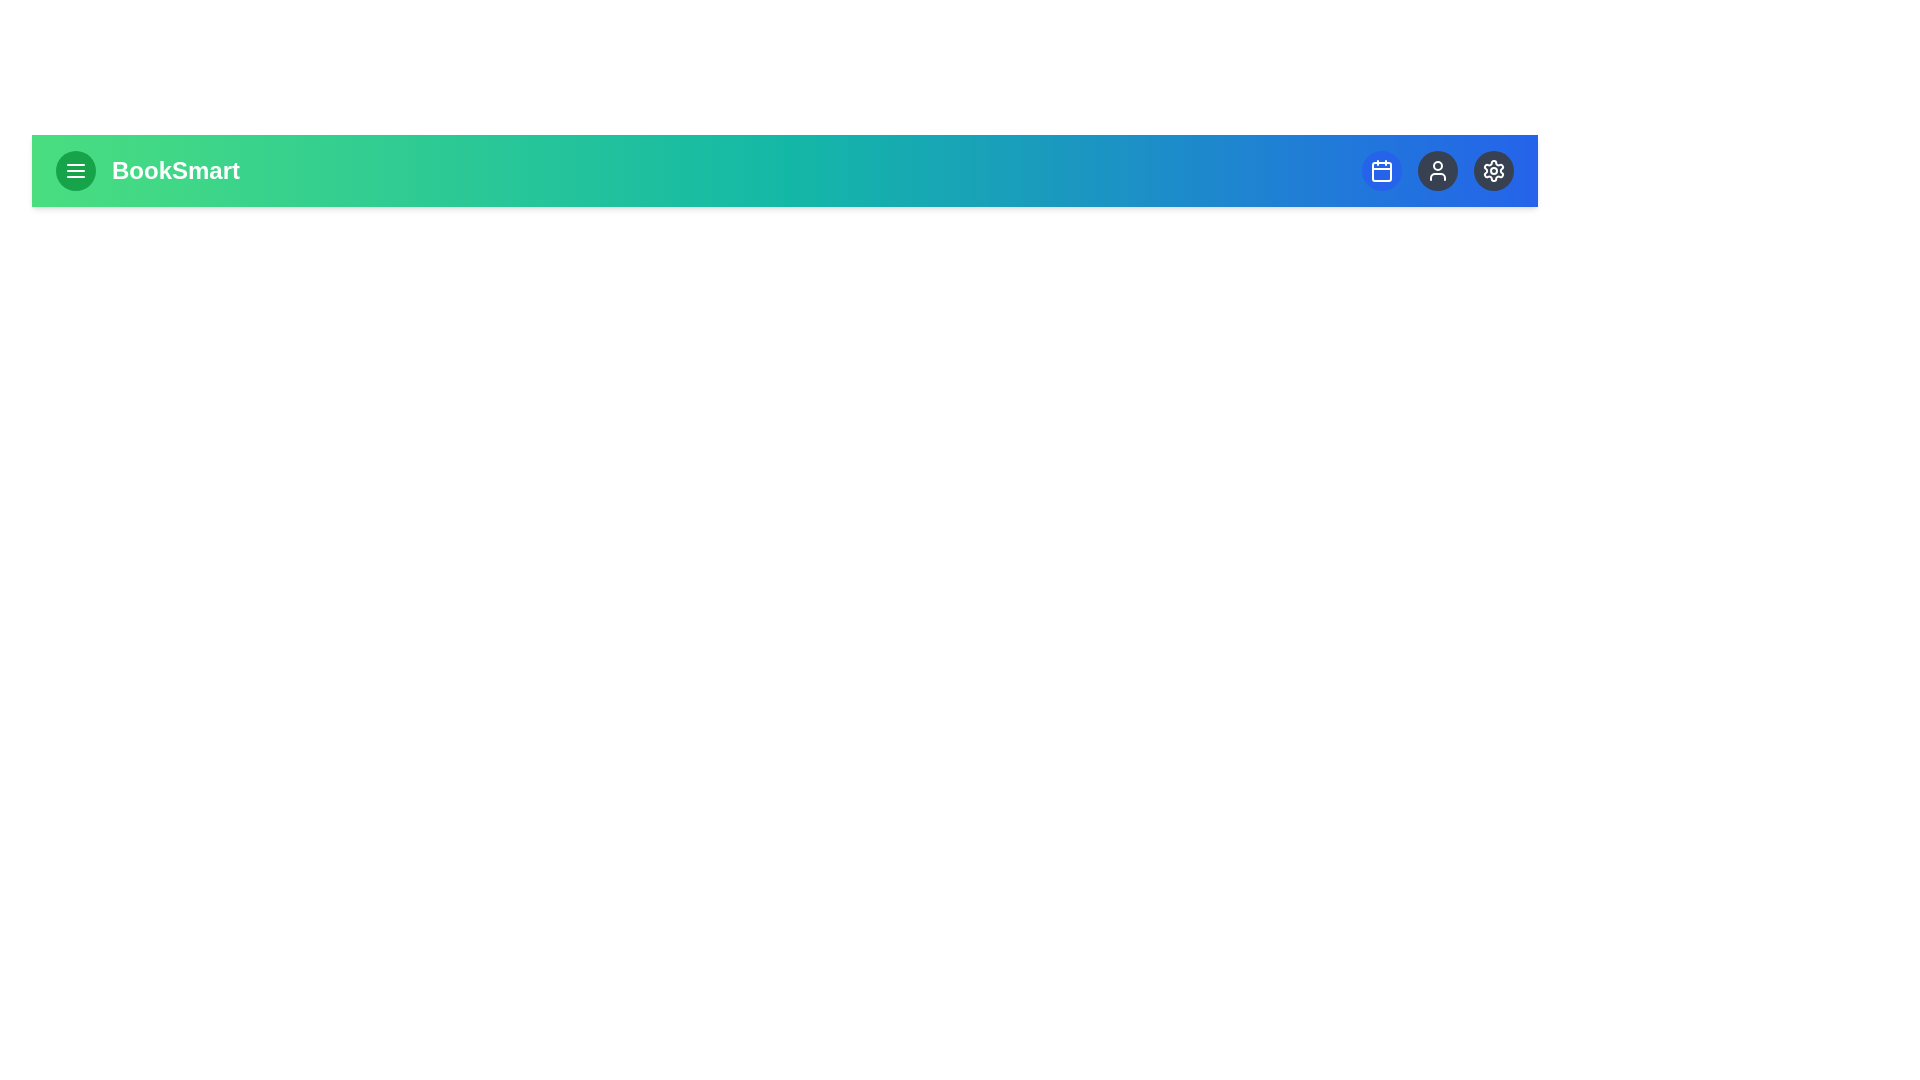 The width and height of the screenshot is (1920, 1080). I want to click on the calendar icon button to view the calendar, so click(1381, 169).